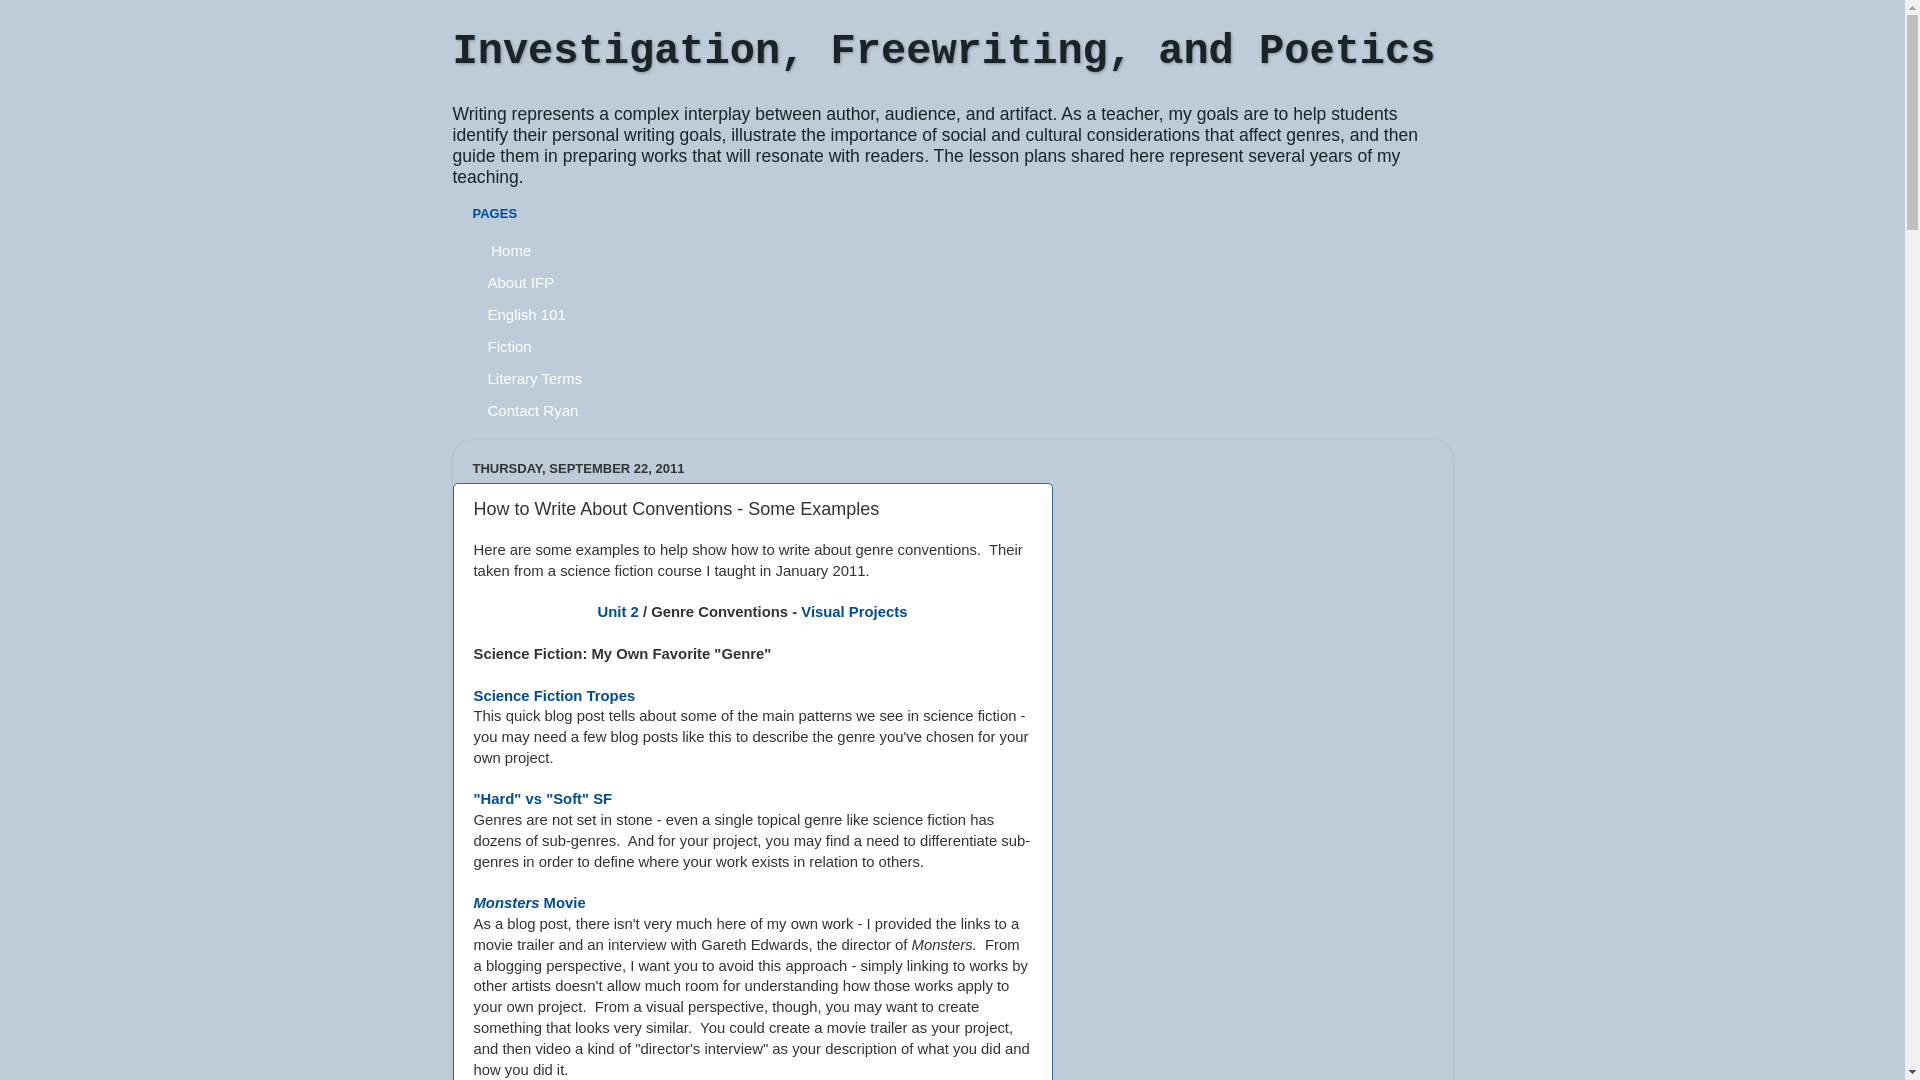 The width and height of the screenshot is (1920, 1080). Describe the element at coordinates (801, 611) in the screenshot. I see `'Visual Projects'` at that location.